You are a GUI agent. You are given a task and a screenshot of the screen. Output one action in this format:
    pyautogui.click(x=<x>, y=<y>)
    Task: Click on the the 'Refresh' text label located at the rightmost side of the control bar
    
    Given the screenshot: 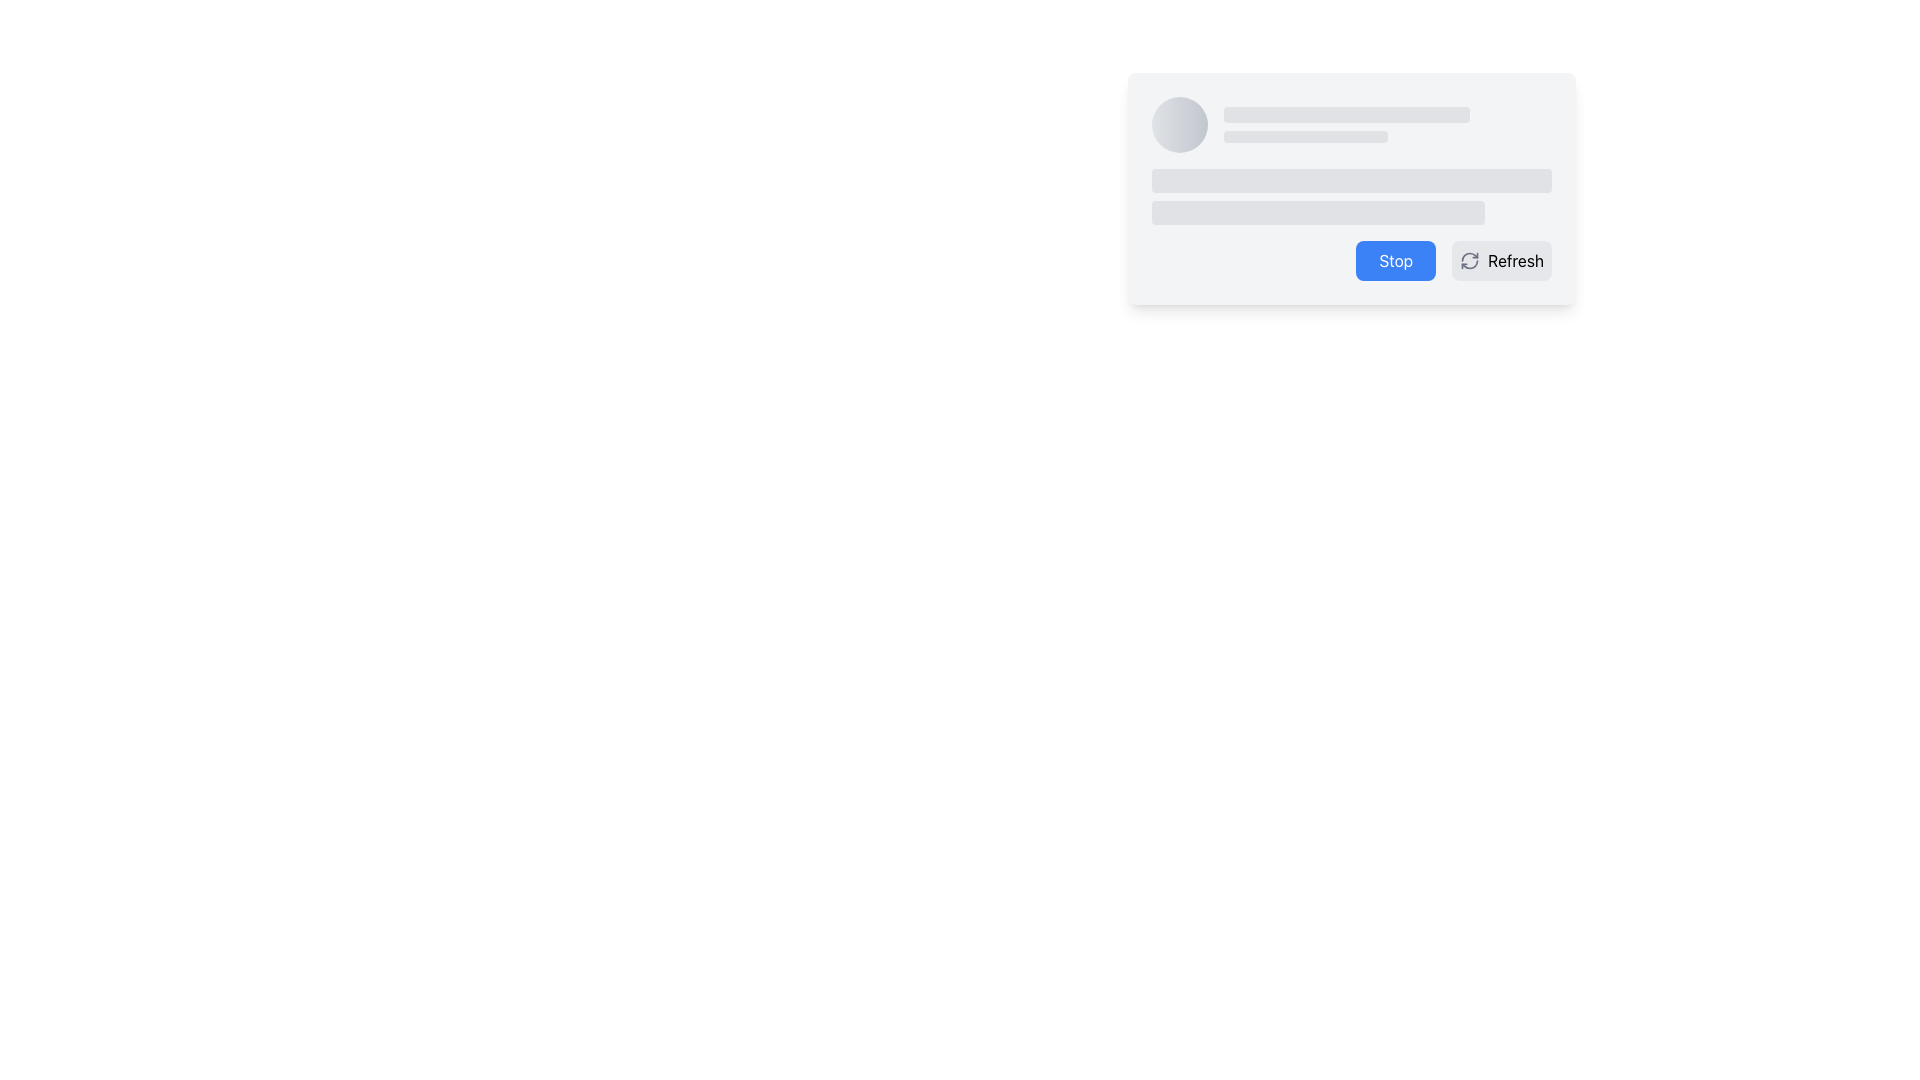 What is the action you would take?
    pyautogui.click(x=1516, y=260)
    